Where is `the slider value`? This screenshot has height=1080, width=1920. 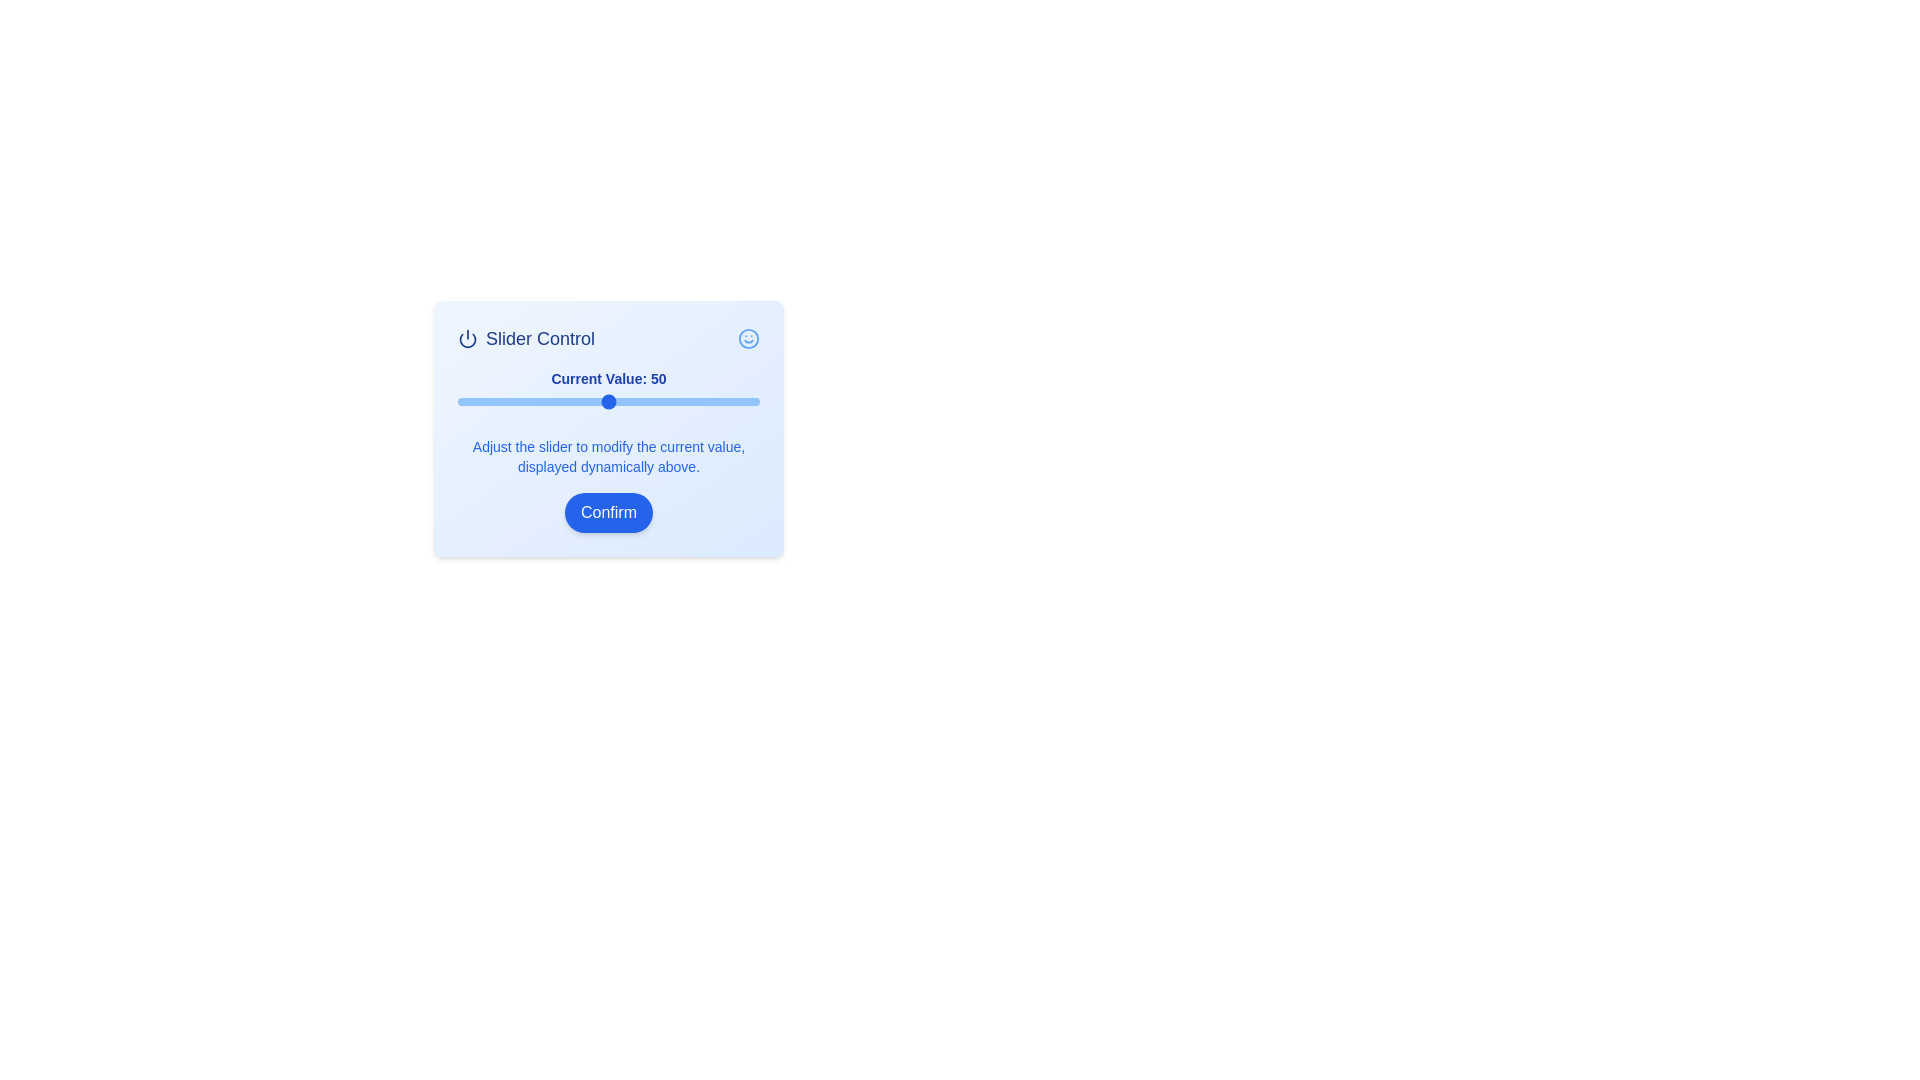
the slider value is located at coordinates (595, 401).